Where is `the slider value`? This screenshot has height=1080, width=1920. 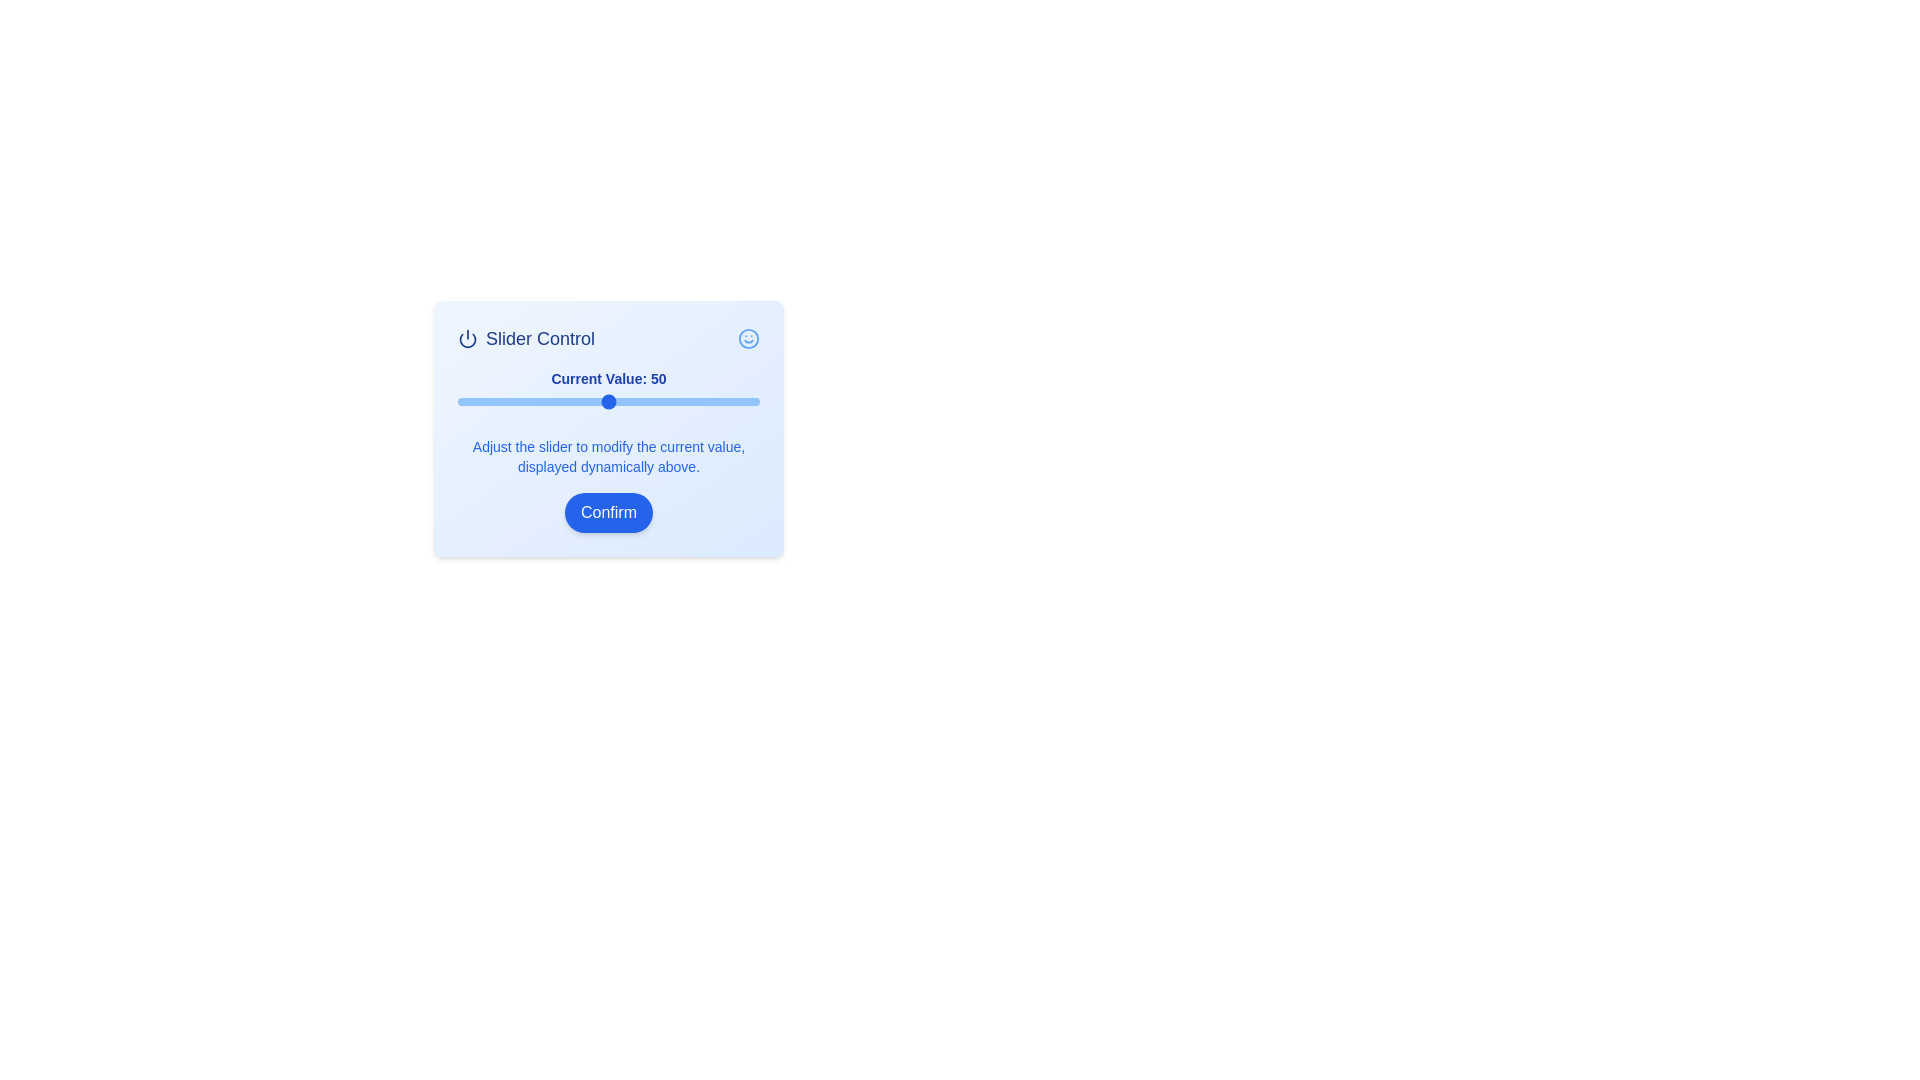
the slider value is located at coordinates (595, 401).